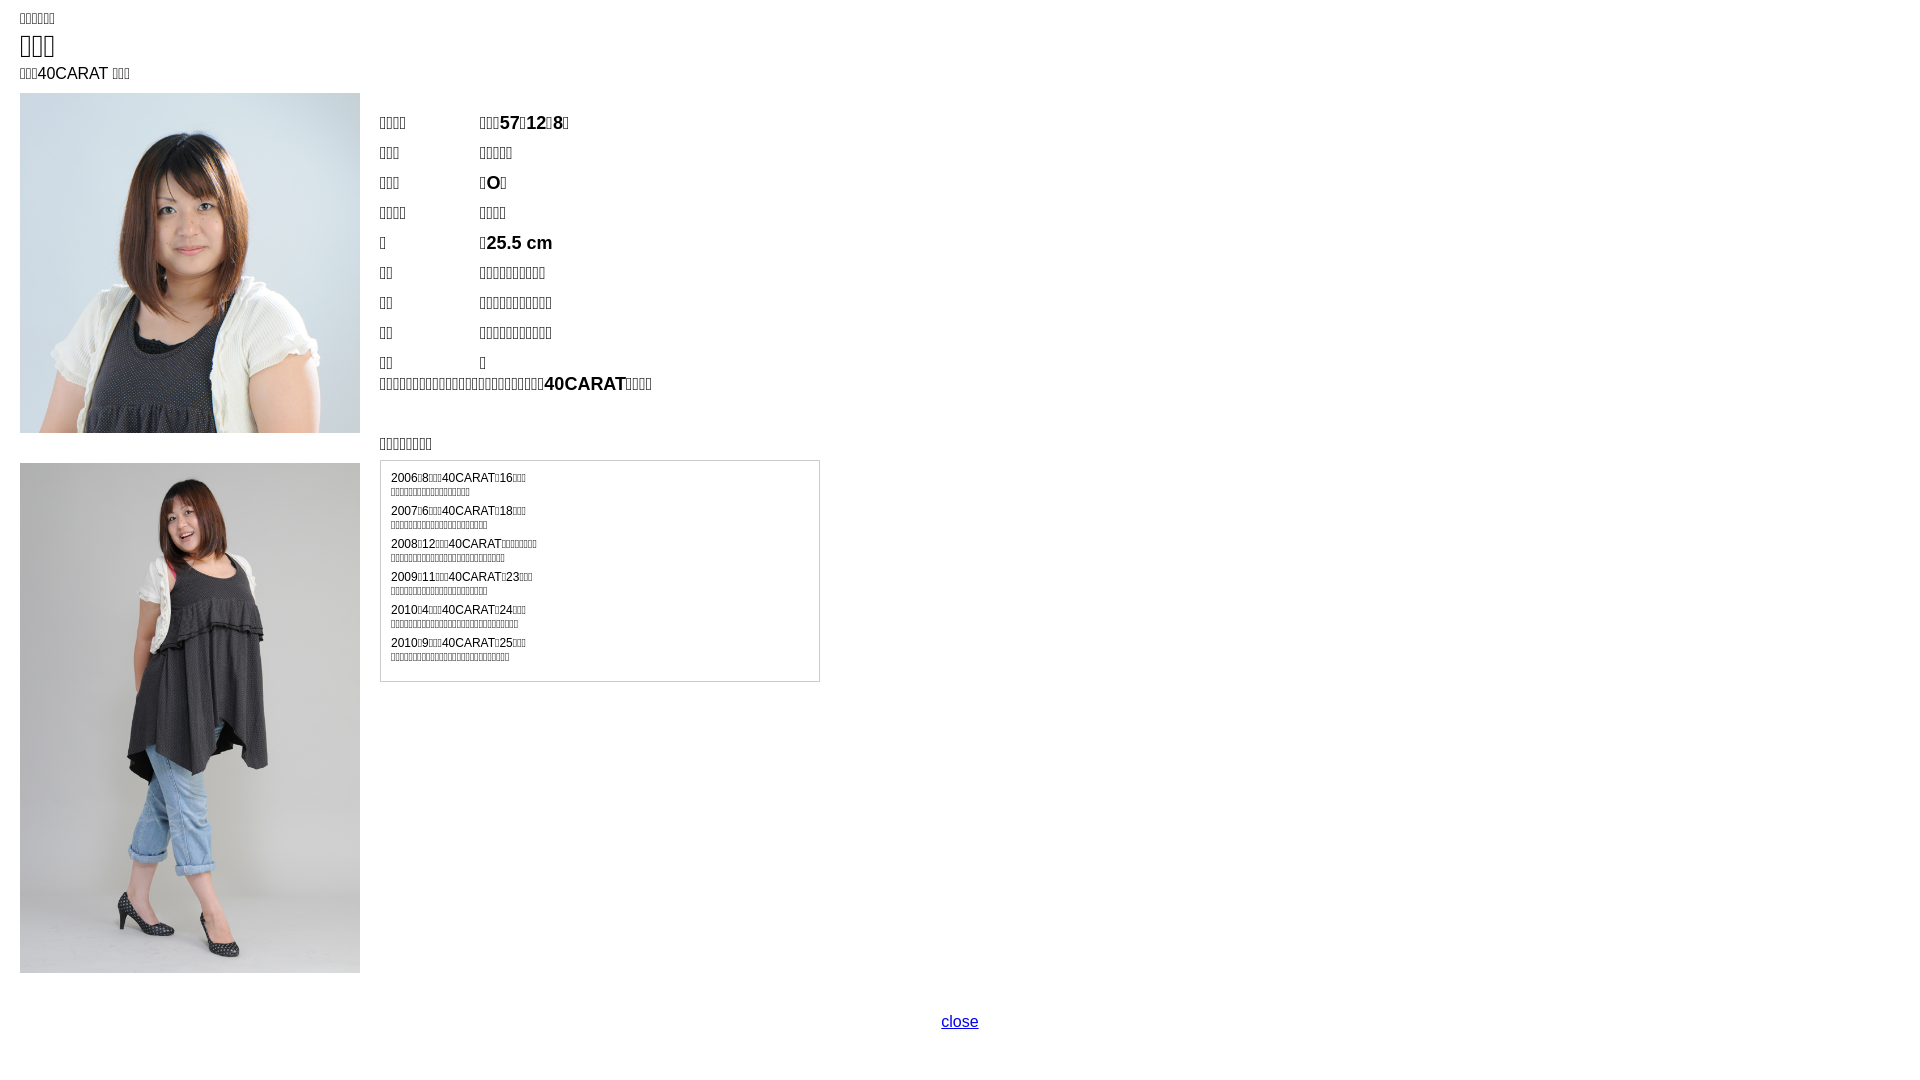 This screenshot has height=1080, width=1920. Describe the element at coordinates (958, 1021) in the screenshot. I see `'close'` at that location.